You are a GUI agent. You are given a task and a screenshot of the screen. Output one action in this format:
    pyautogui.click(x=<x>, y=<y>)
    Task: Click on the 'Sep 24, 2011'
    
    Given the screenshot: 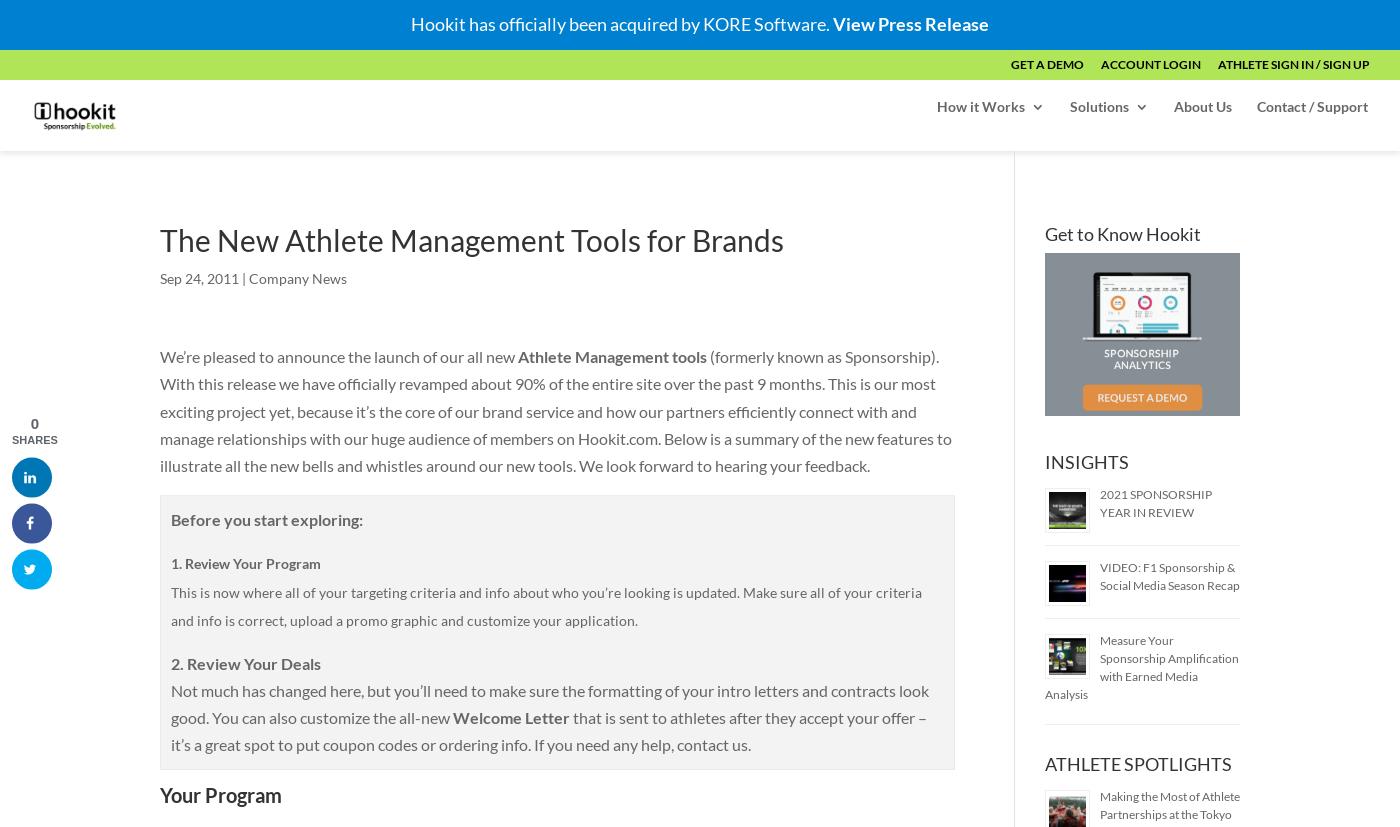 What is the action you would take?
    pyautogui.click(x=199, y=278)
    